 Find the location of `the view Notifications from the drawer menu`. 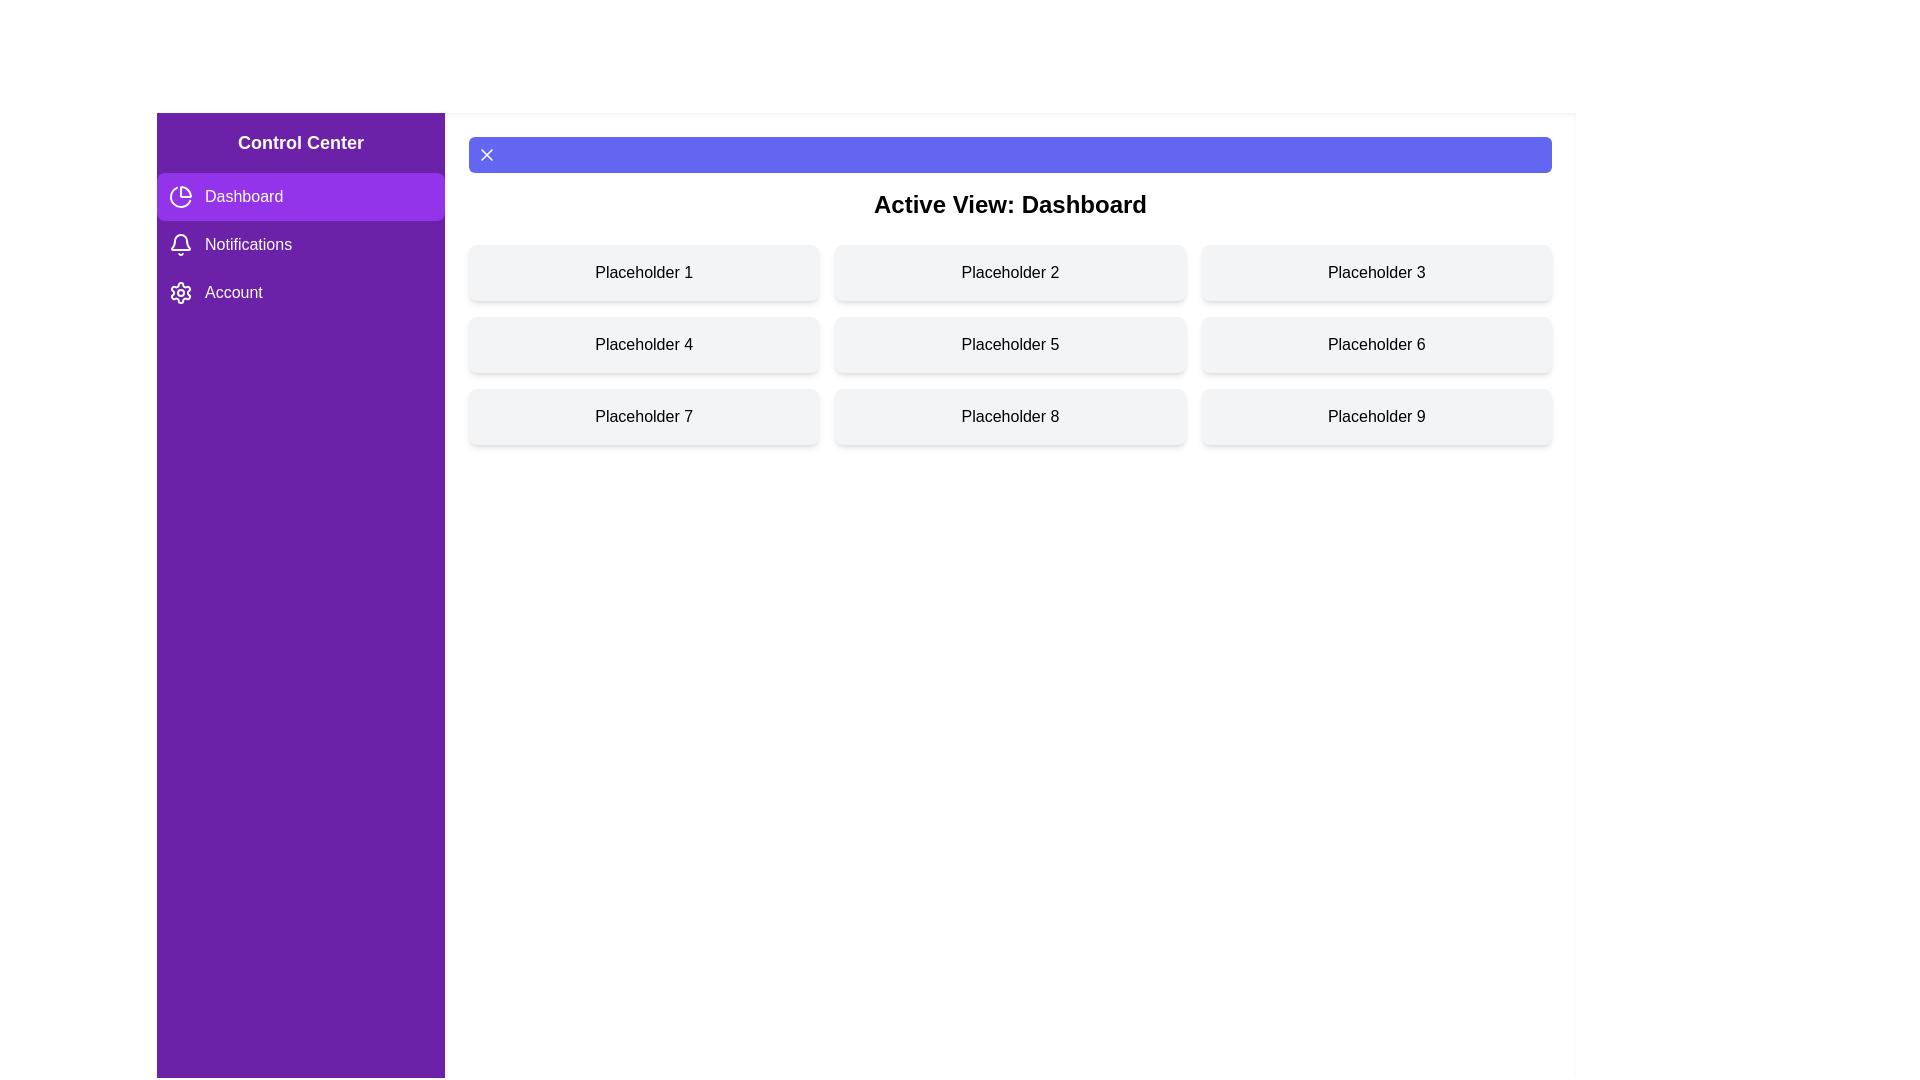

the view Notifications from the drawer menu is located at coordinates (300, 244).